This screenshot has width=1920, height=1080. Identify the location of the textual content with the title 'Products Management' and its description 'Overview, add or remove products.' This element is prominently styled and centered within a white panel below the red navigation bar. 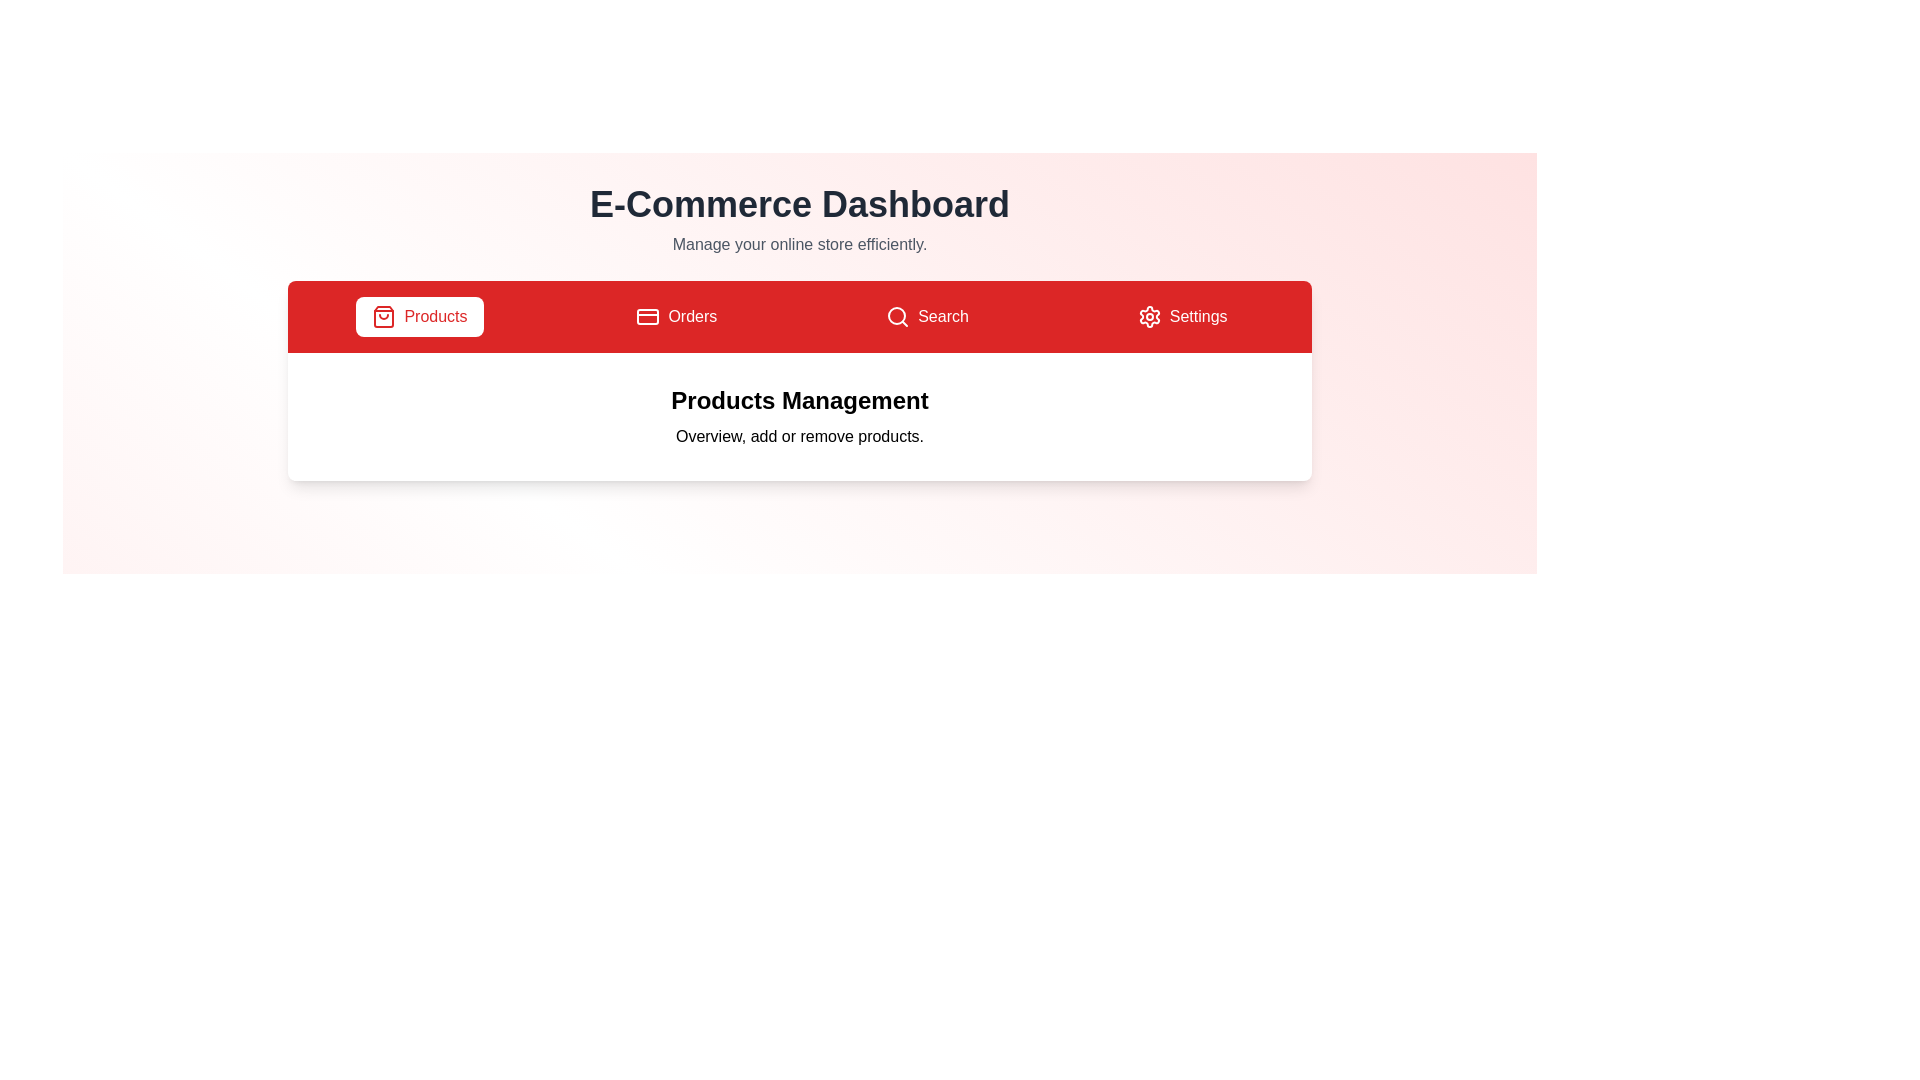
(800, 415).